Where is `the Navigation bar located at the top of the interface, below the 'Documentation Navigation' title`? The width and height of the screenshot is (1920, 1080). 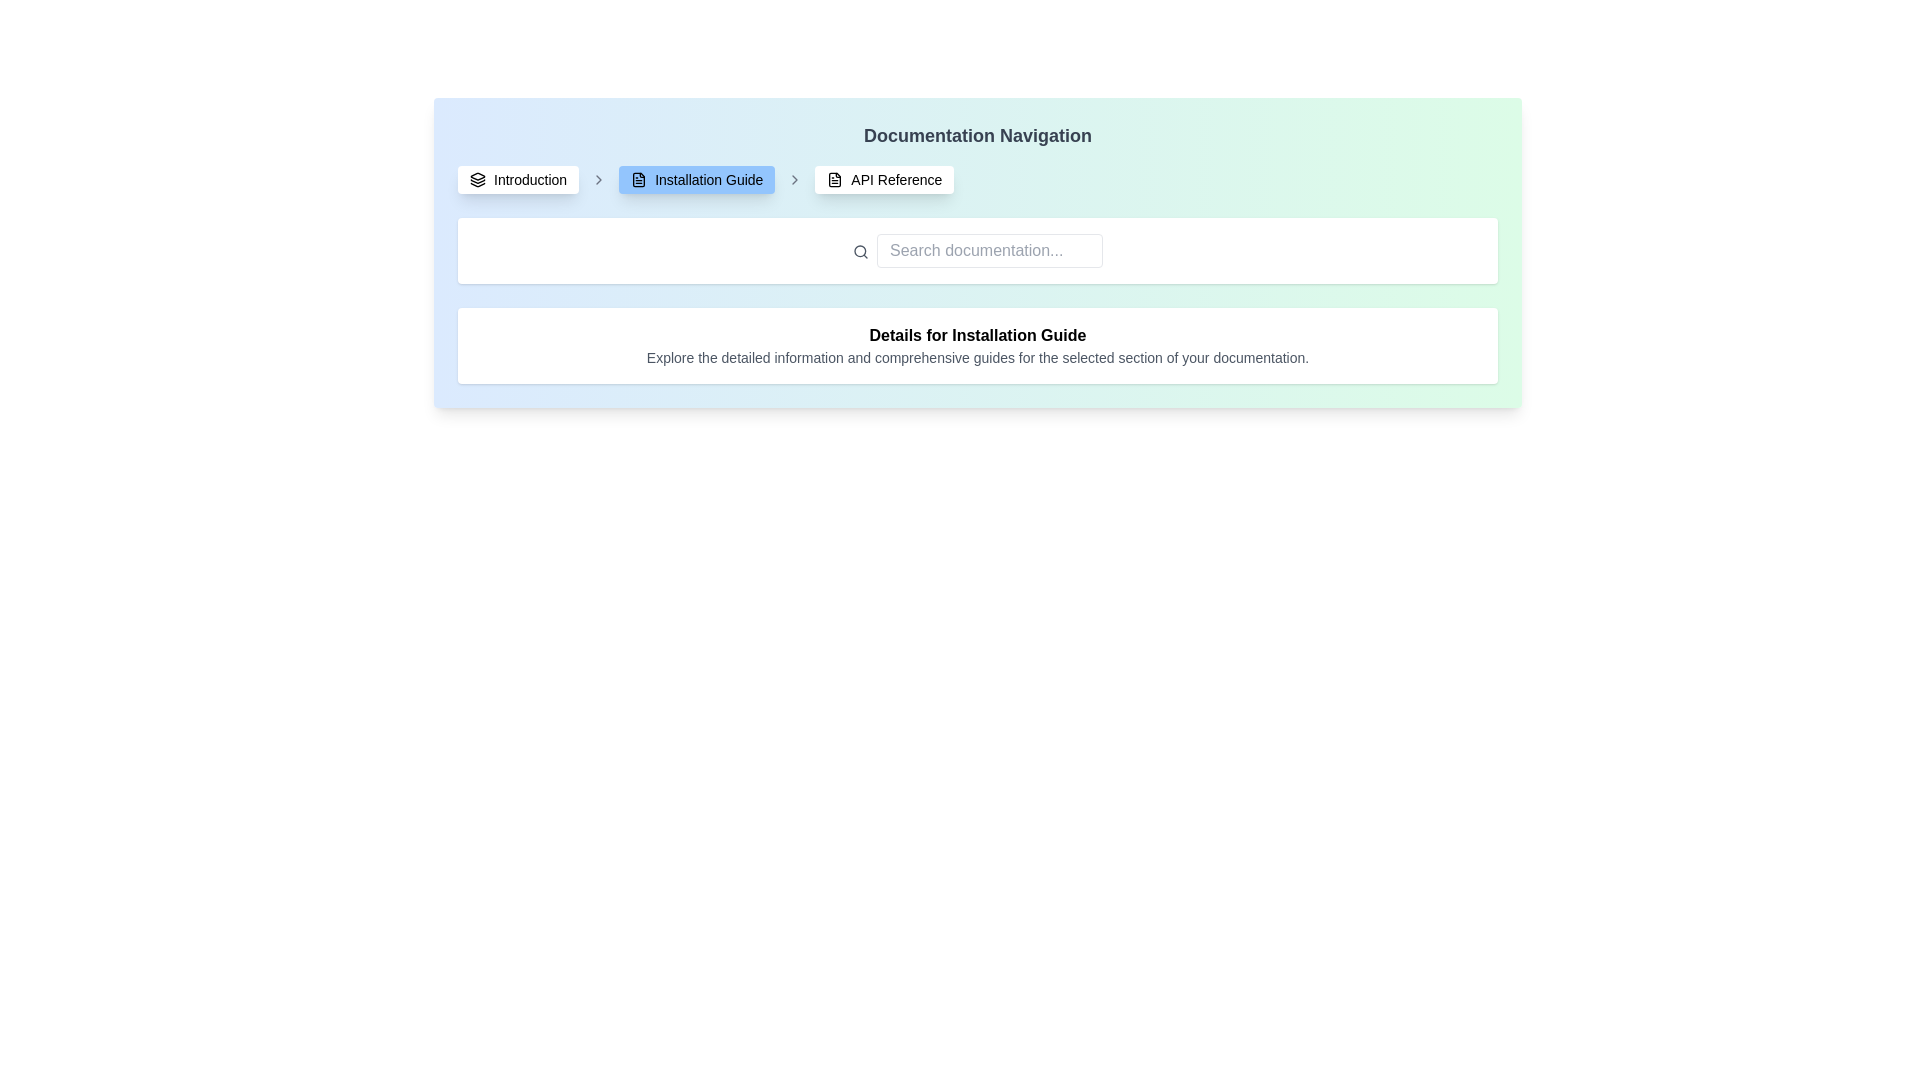 the Navigation bar located at the top of the interface, below the 'Documentation Navigation' title is located at coordinates (978, 180).